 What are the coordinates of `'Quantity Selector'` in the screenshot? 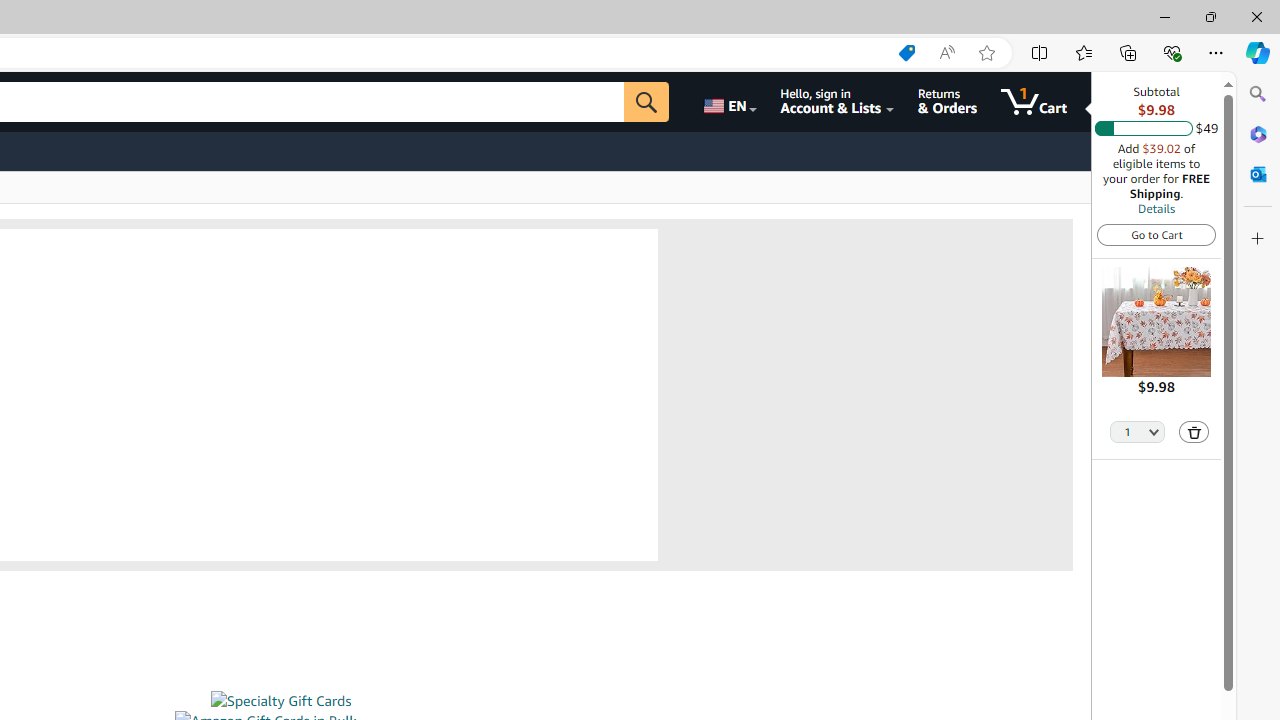 It's located at (1137, 429).